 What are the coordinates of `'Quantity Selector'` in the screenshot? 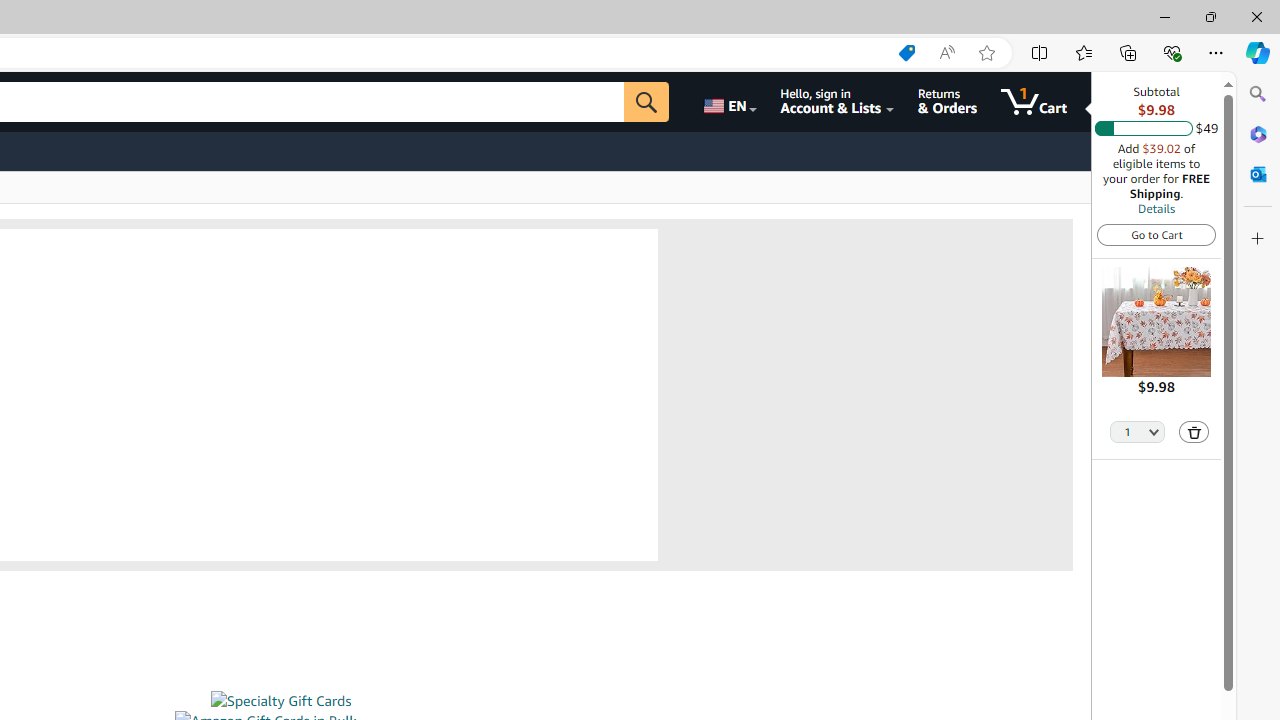 It's located at (1137, 429).